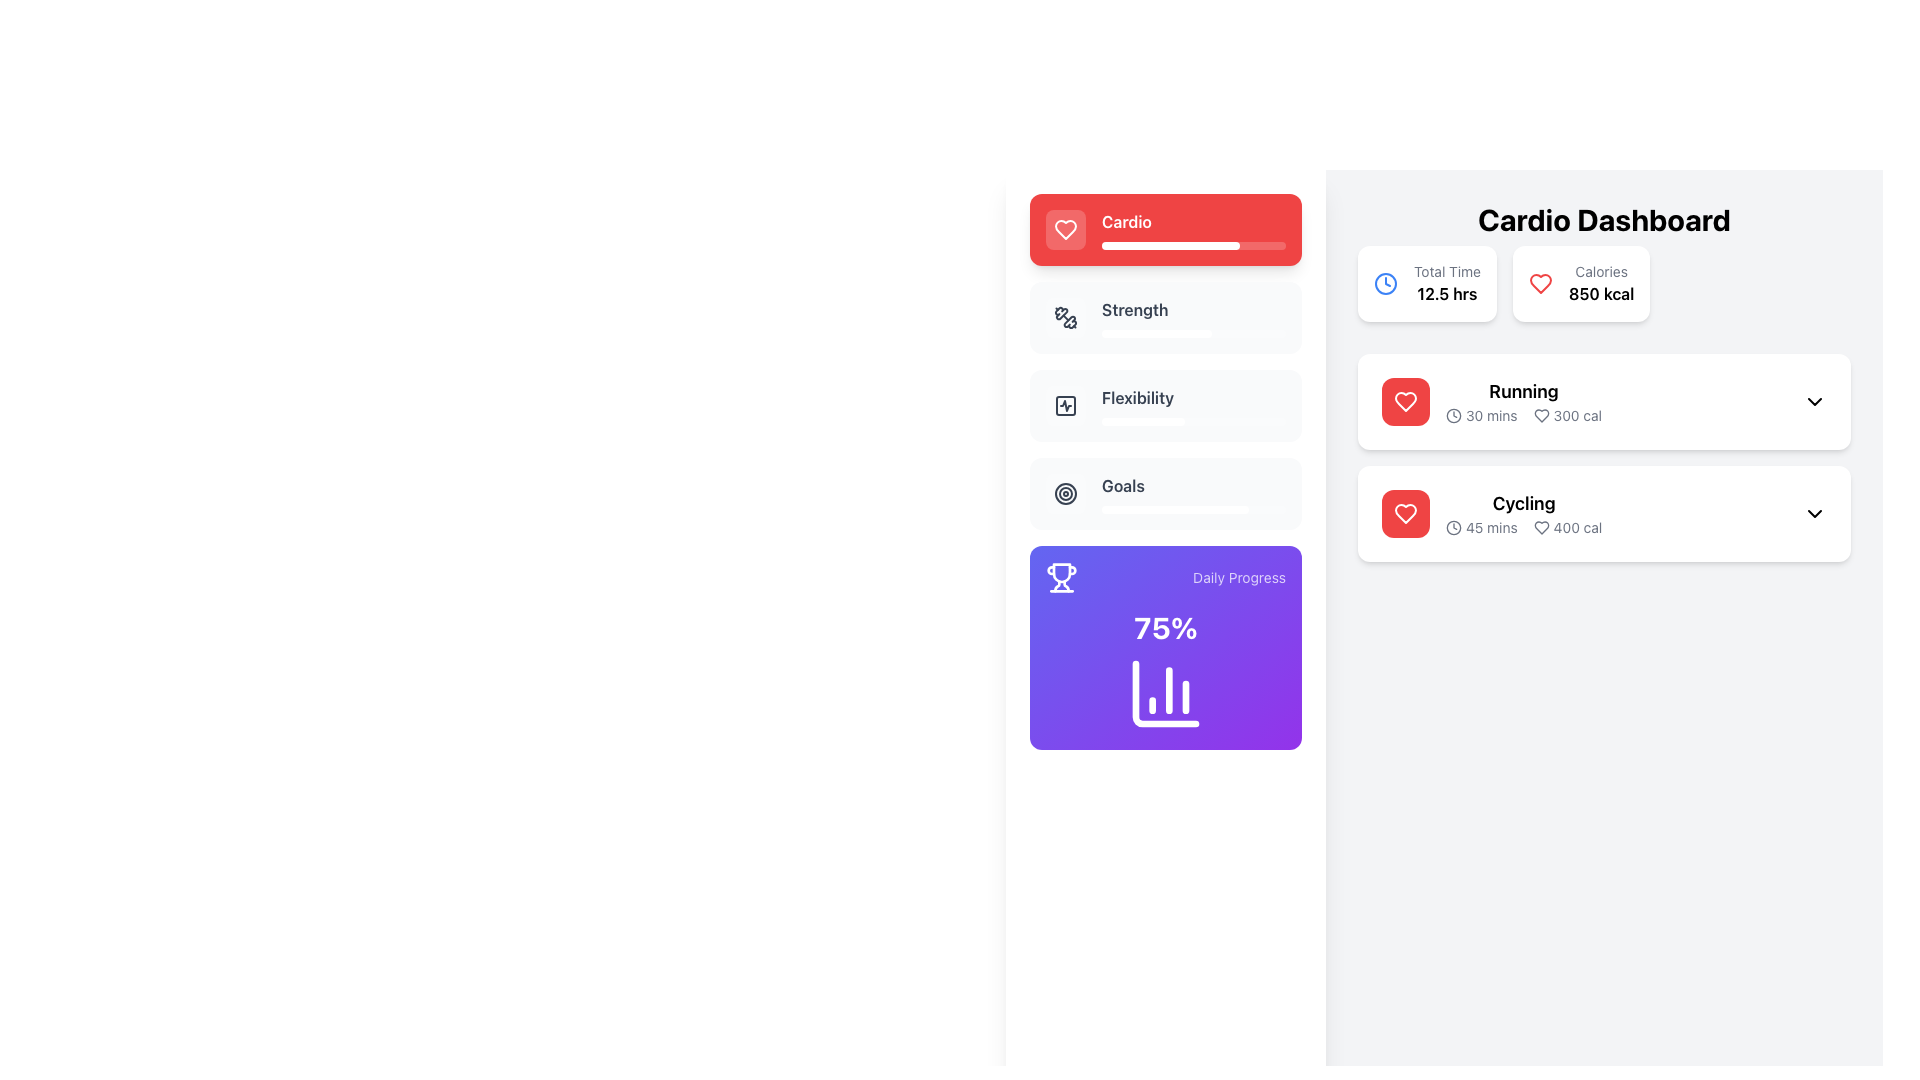 The image size is (1920, 1080). I want to click on the Text label that displays the total calorie count, located under the 'Calories' label on the right side of the 'Cardio Dashboard' section, so click(1601, 293).